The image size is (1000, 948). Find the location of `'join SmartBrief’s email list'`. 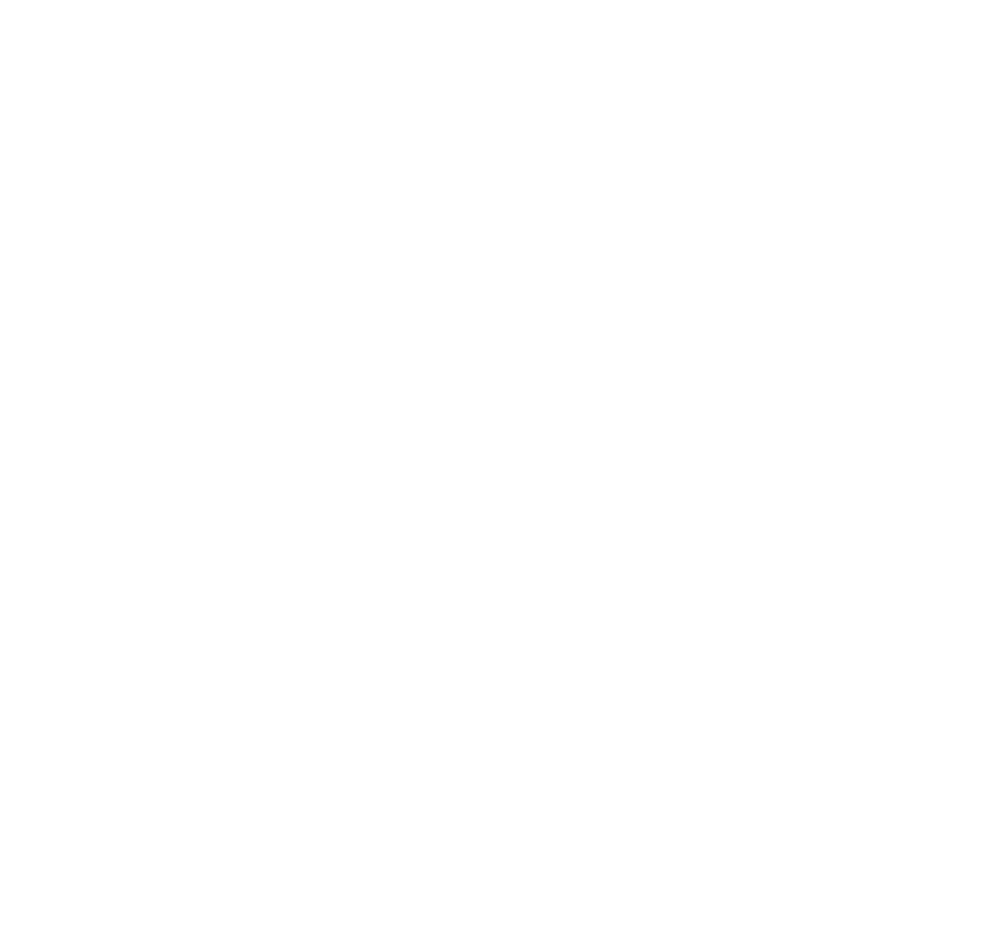

'join SmartBrief’s email list' is located at coordinates (360, 166).